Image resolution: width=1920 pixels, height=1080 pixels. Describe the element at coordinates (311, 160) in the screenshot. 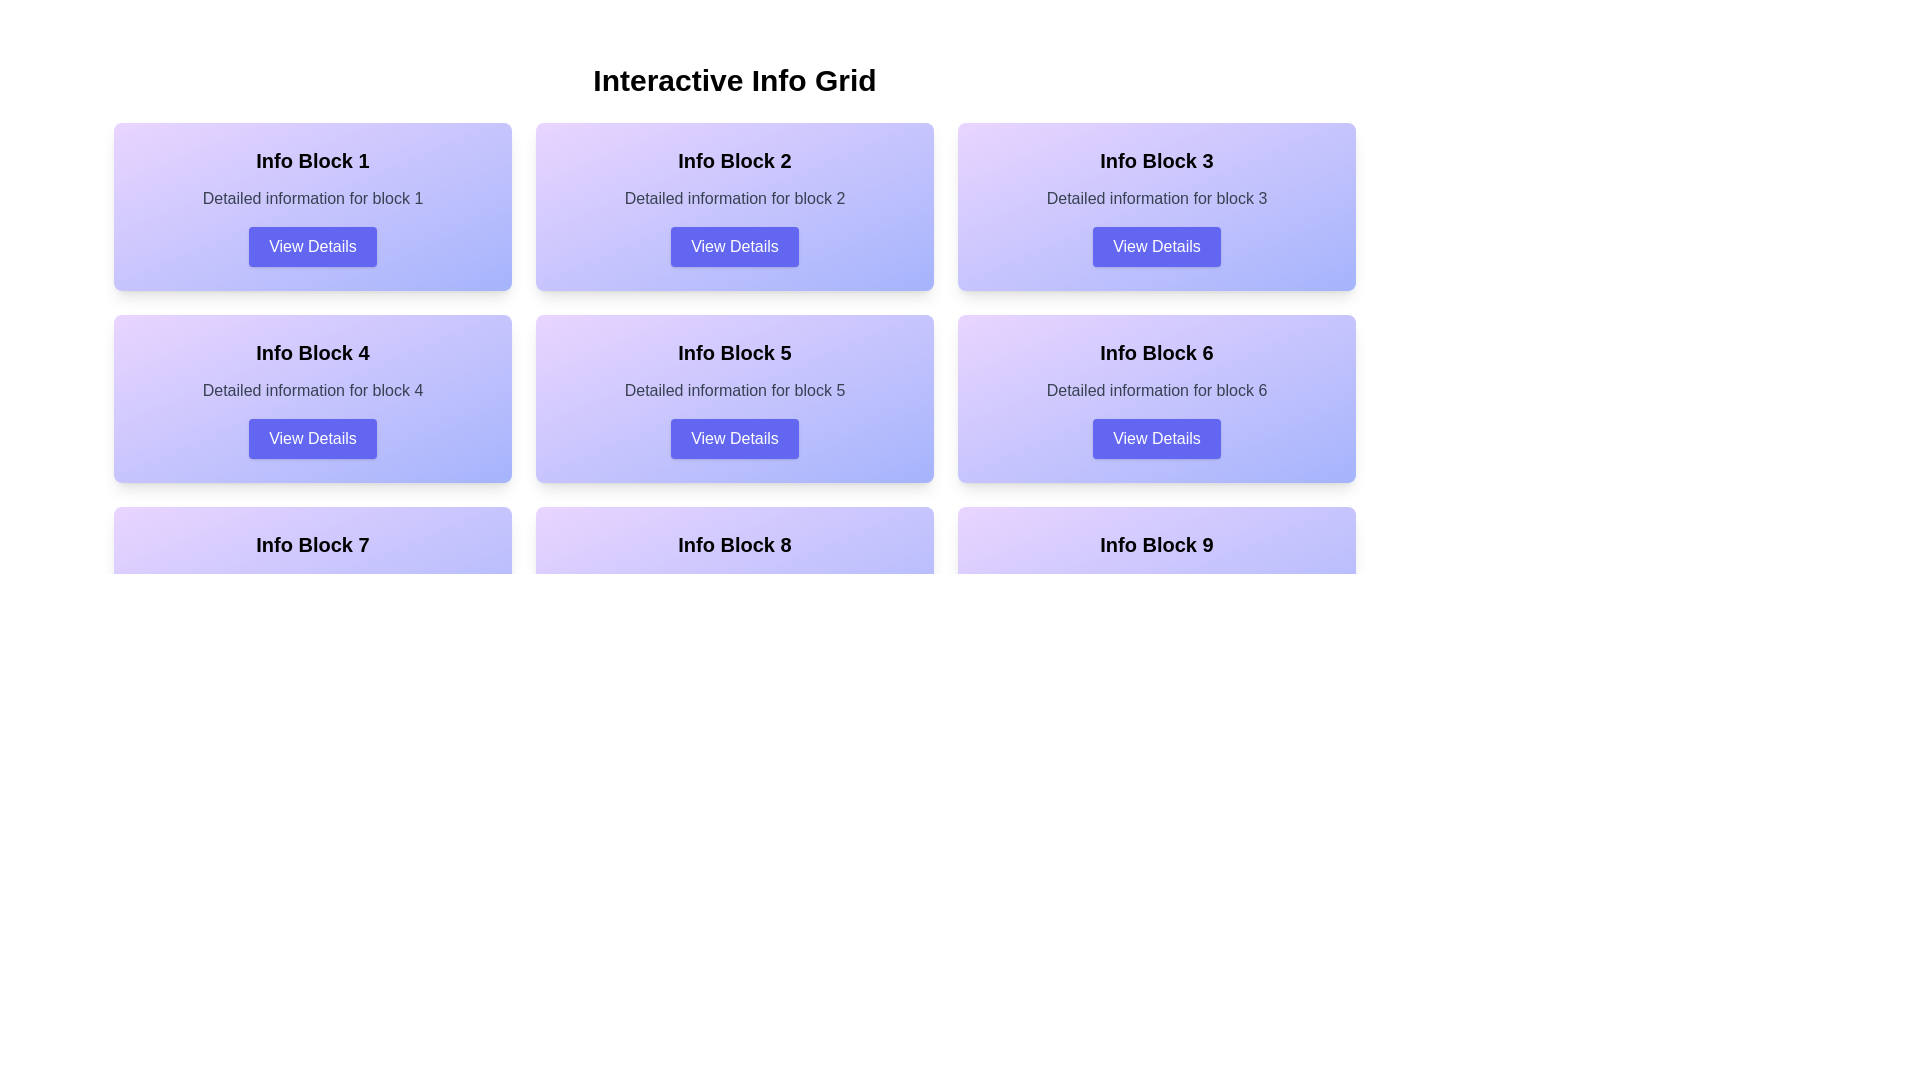

I see `text of the header in the first card of the grid layout, which summarizes the content or purpose of the card` at that location.